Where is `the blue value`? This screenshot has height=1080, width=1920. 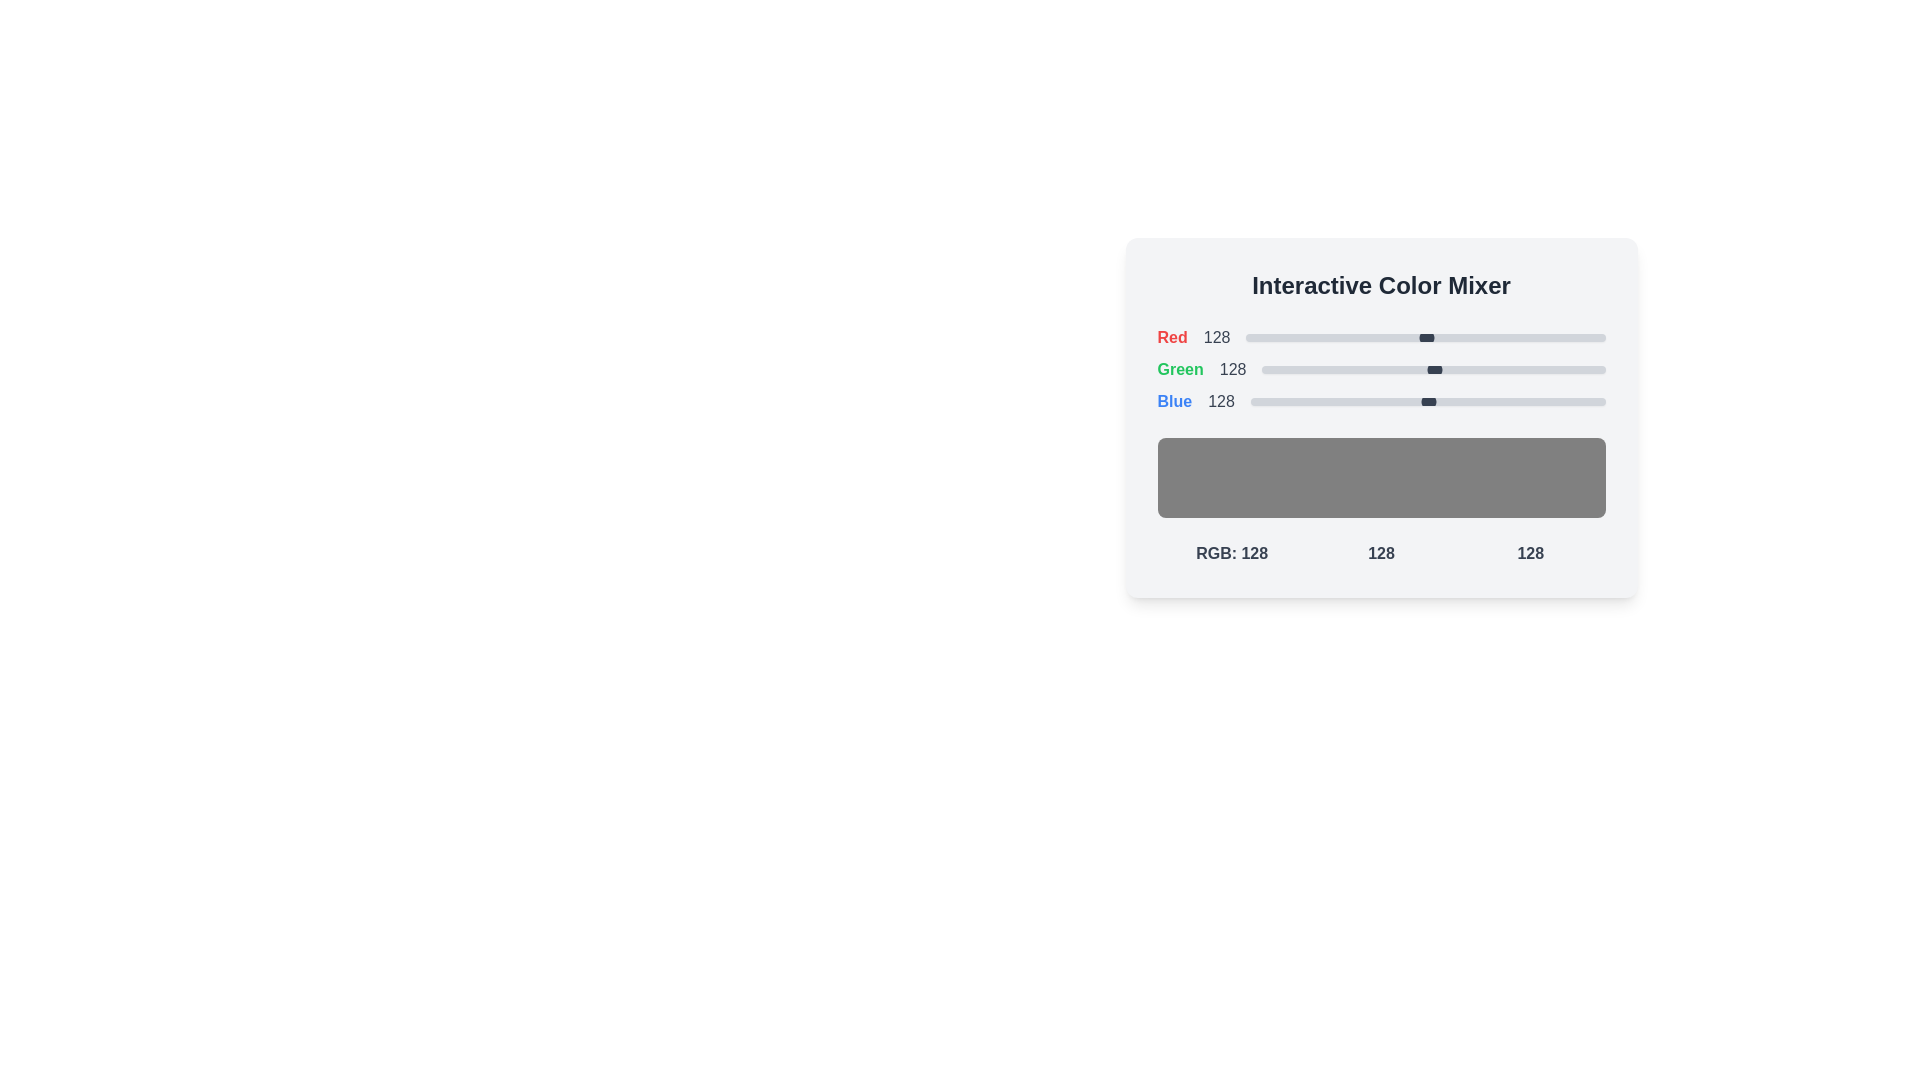
the blue value is located at coordinates (1529, 401).